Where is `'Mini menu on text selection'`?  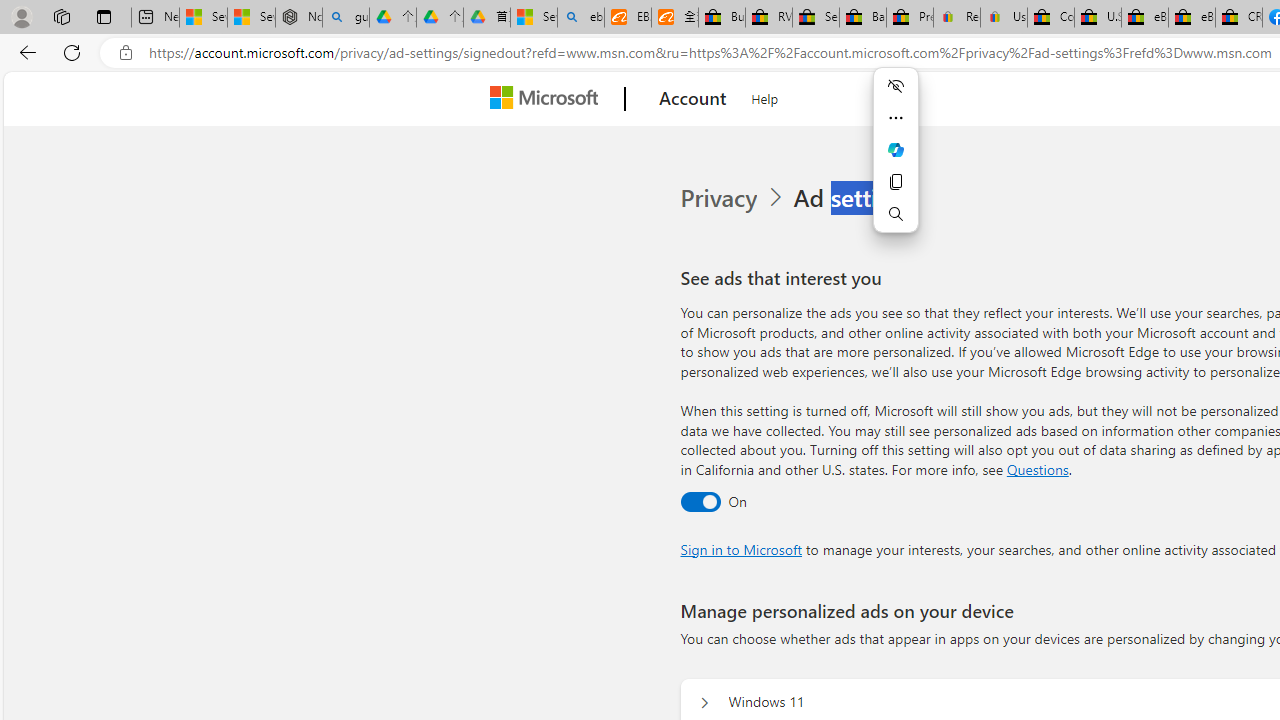
'Mini menu on text selection' is located at coordinates (895, 161).